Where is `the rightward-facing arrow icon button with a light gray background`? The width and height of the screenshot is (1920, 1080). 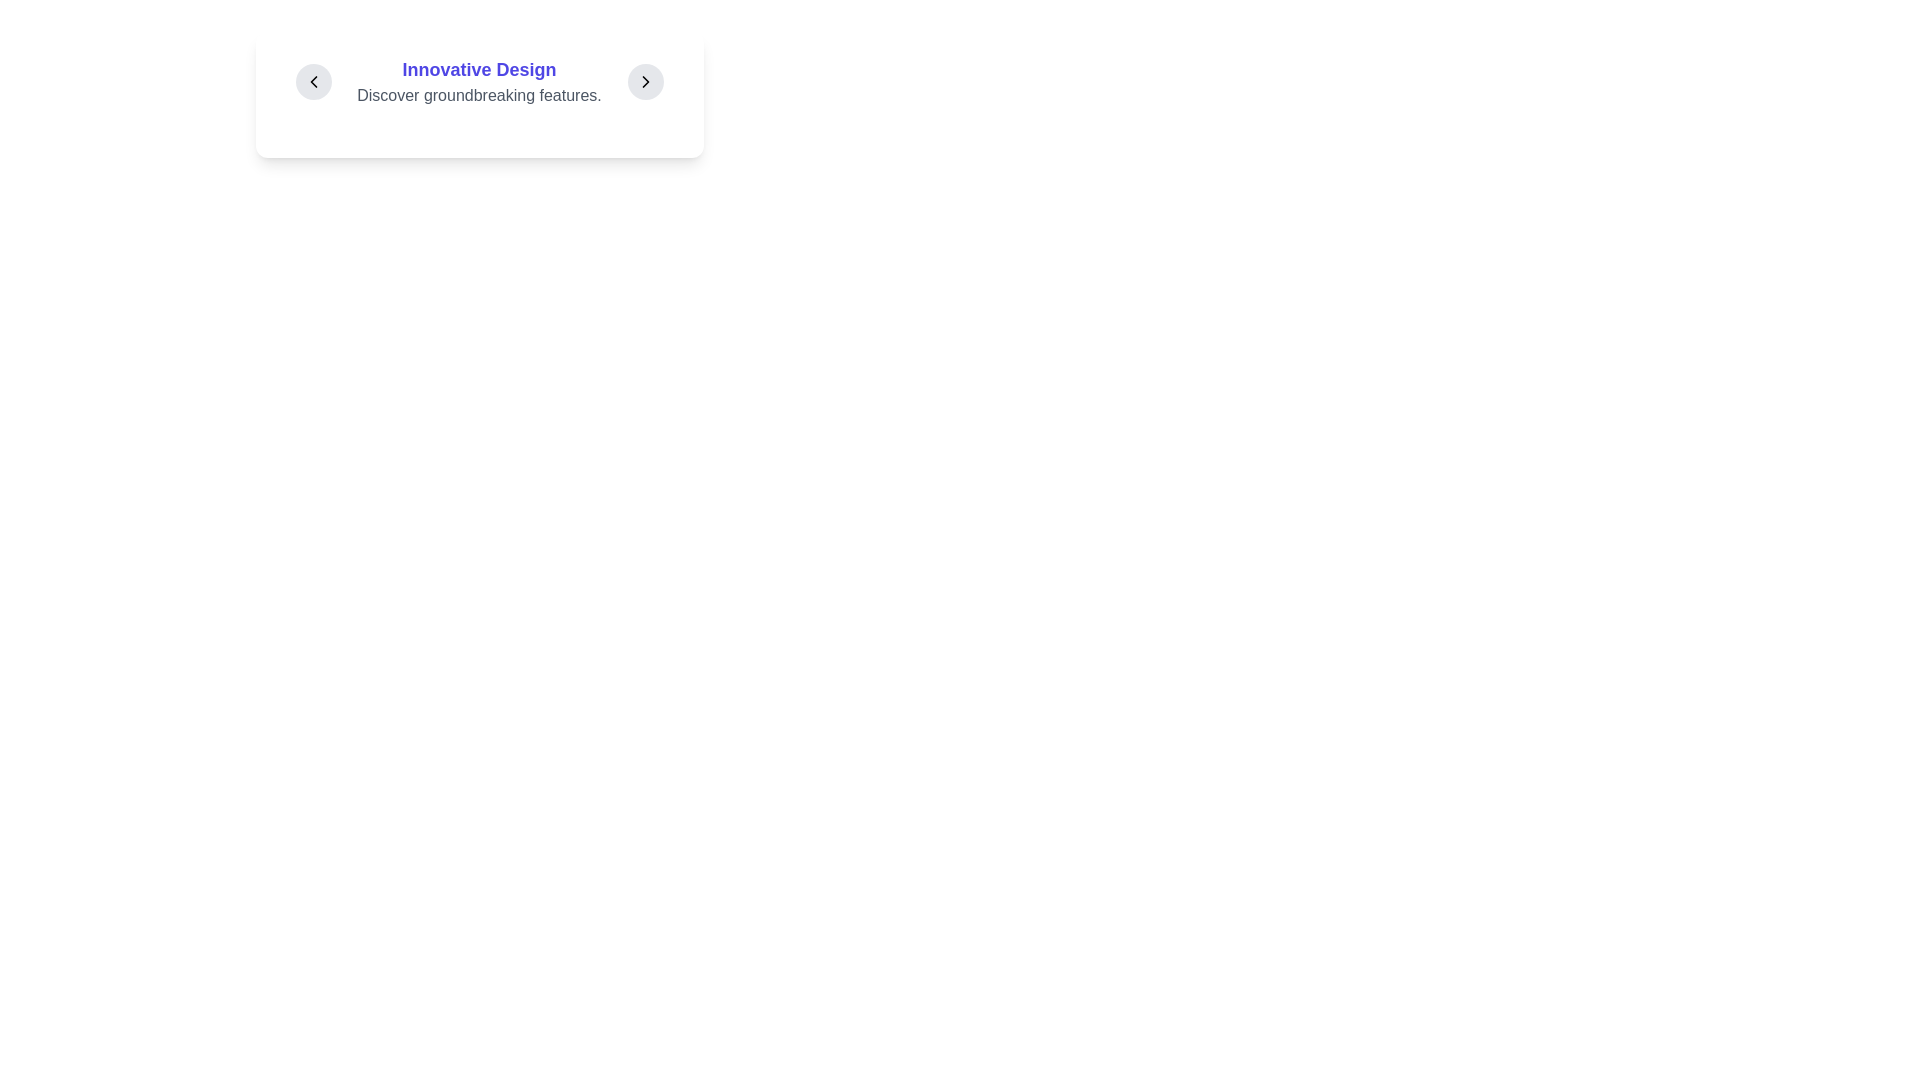 the rightward-facing arrow icon button with a light gray background is located at coordinates (645, 80).